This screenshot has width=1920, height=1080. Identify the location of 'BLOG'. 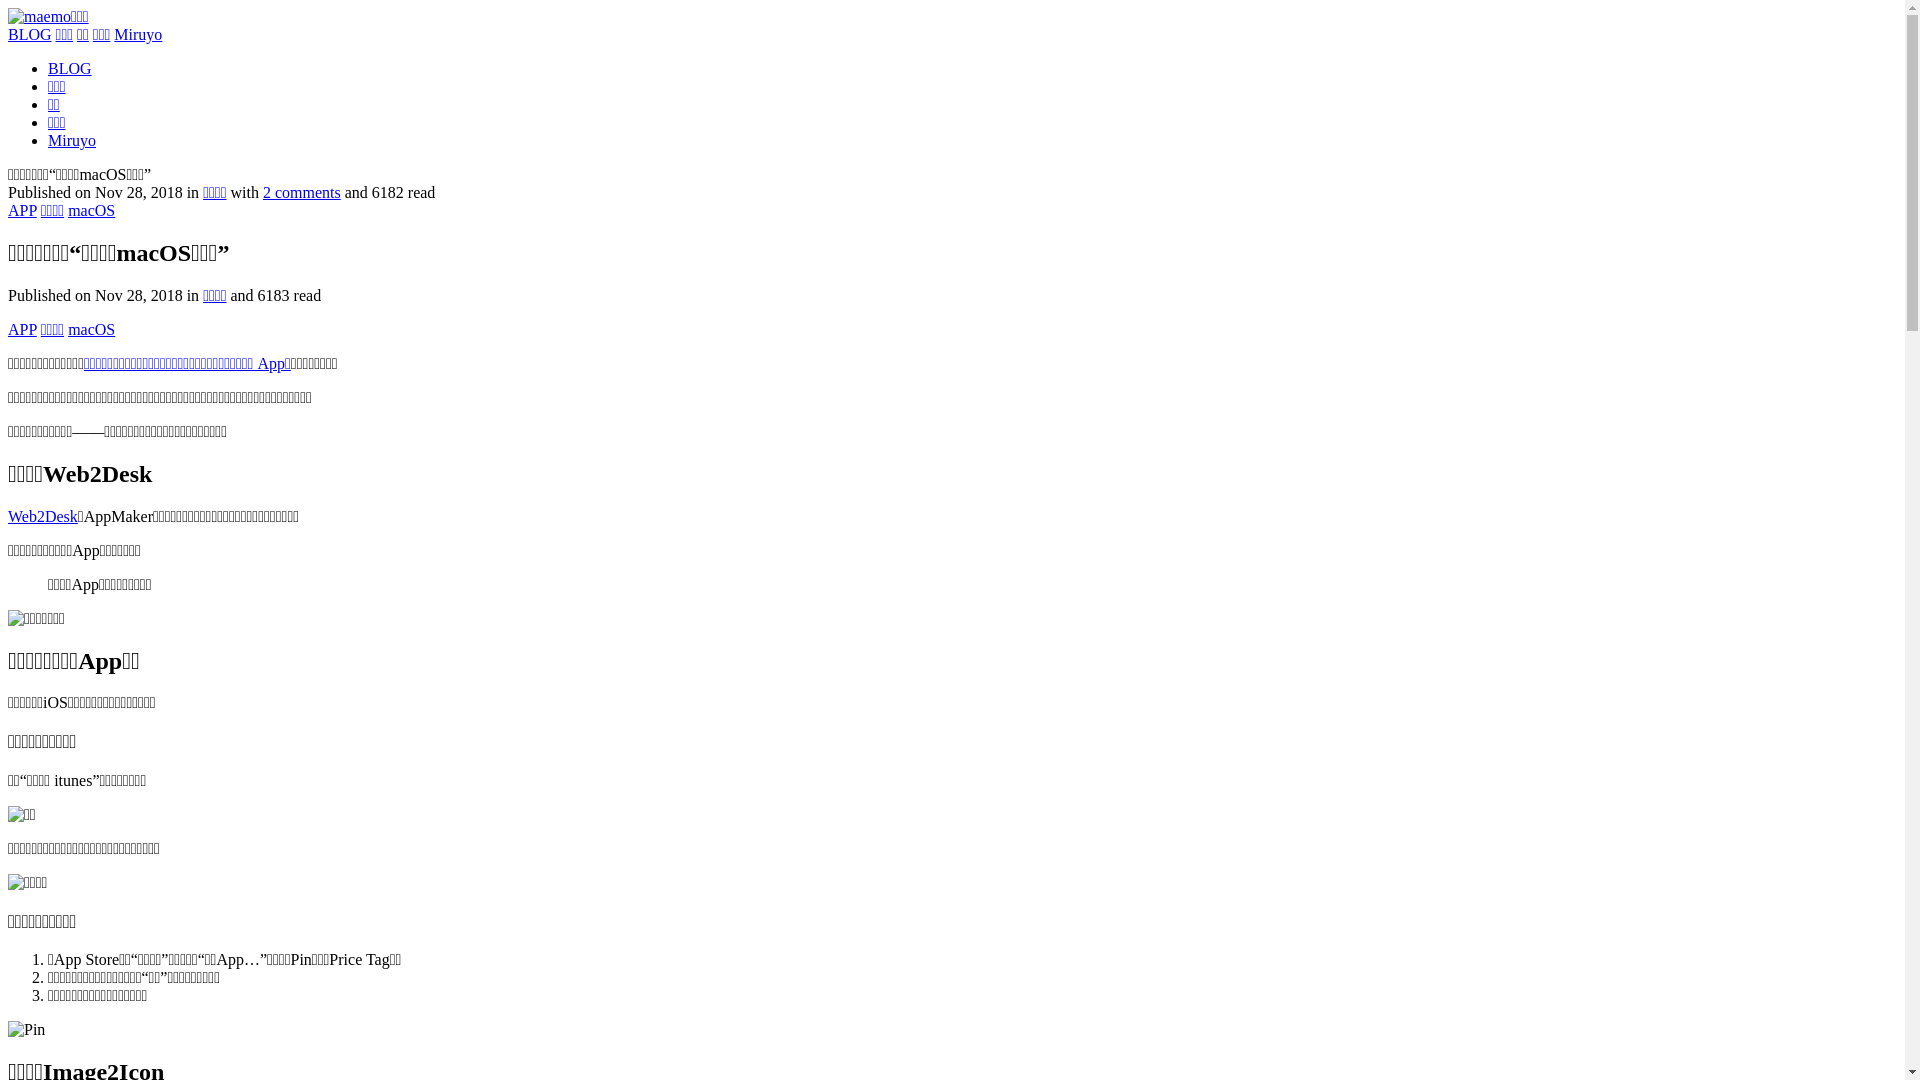
(29, 34).